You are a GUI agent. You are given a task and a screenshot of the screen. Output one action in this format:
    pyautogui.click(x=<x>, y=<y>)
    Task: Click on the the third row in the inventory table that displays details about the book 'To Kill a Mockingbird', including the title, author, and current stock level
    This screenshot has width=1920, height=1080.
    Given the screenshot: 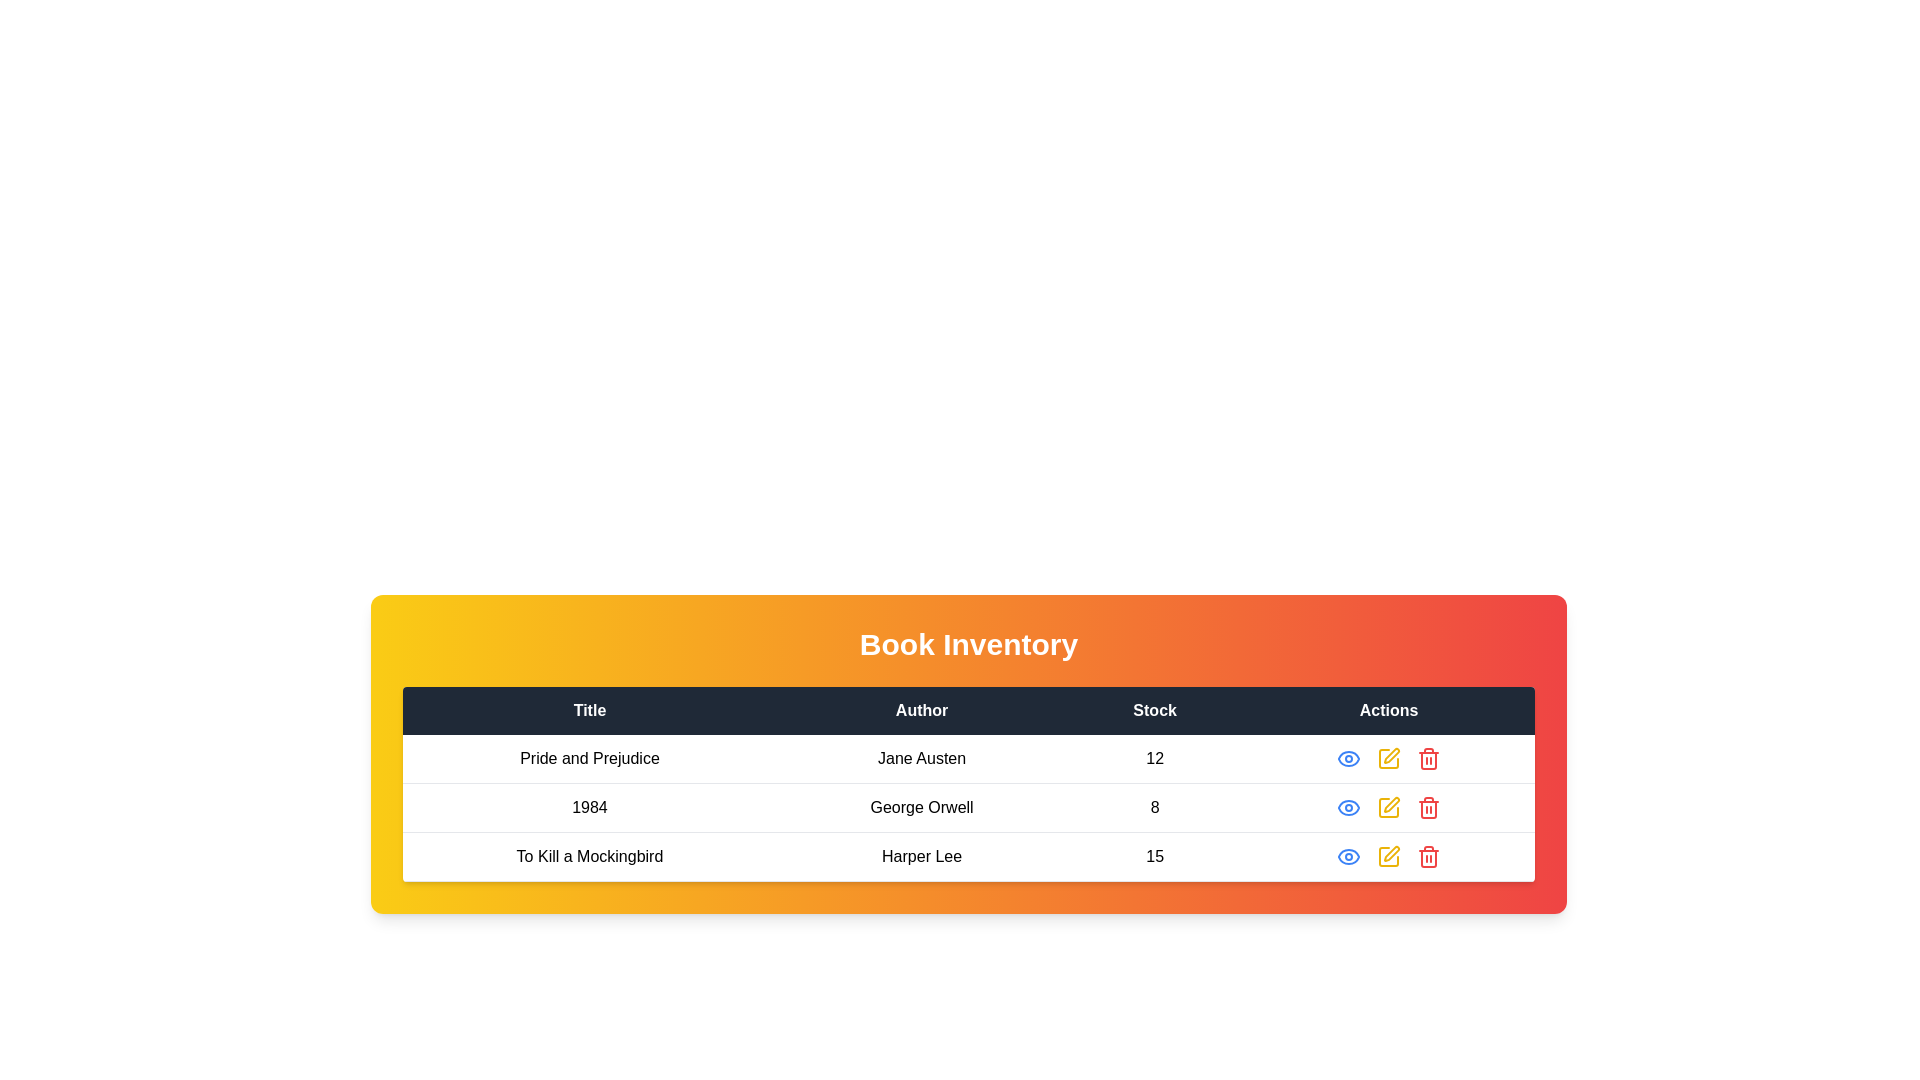 What is the action you would take?
    pyautogui.click(x=969, y=855)
    